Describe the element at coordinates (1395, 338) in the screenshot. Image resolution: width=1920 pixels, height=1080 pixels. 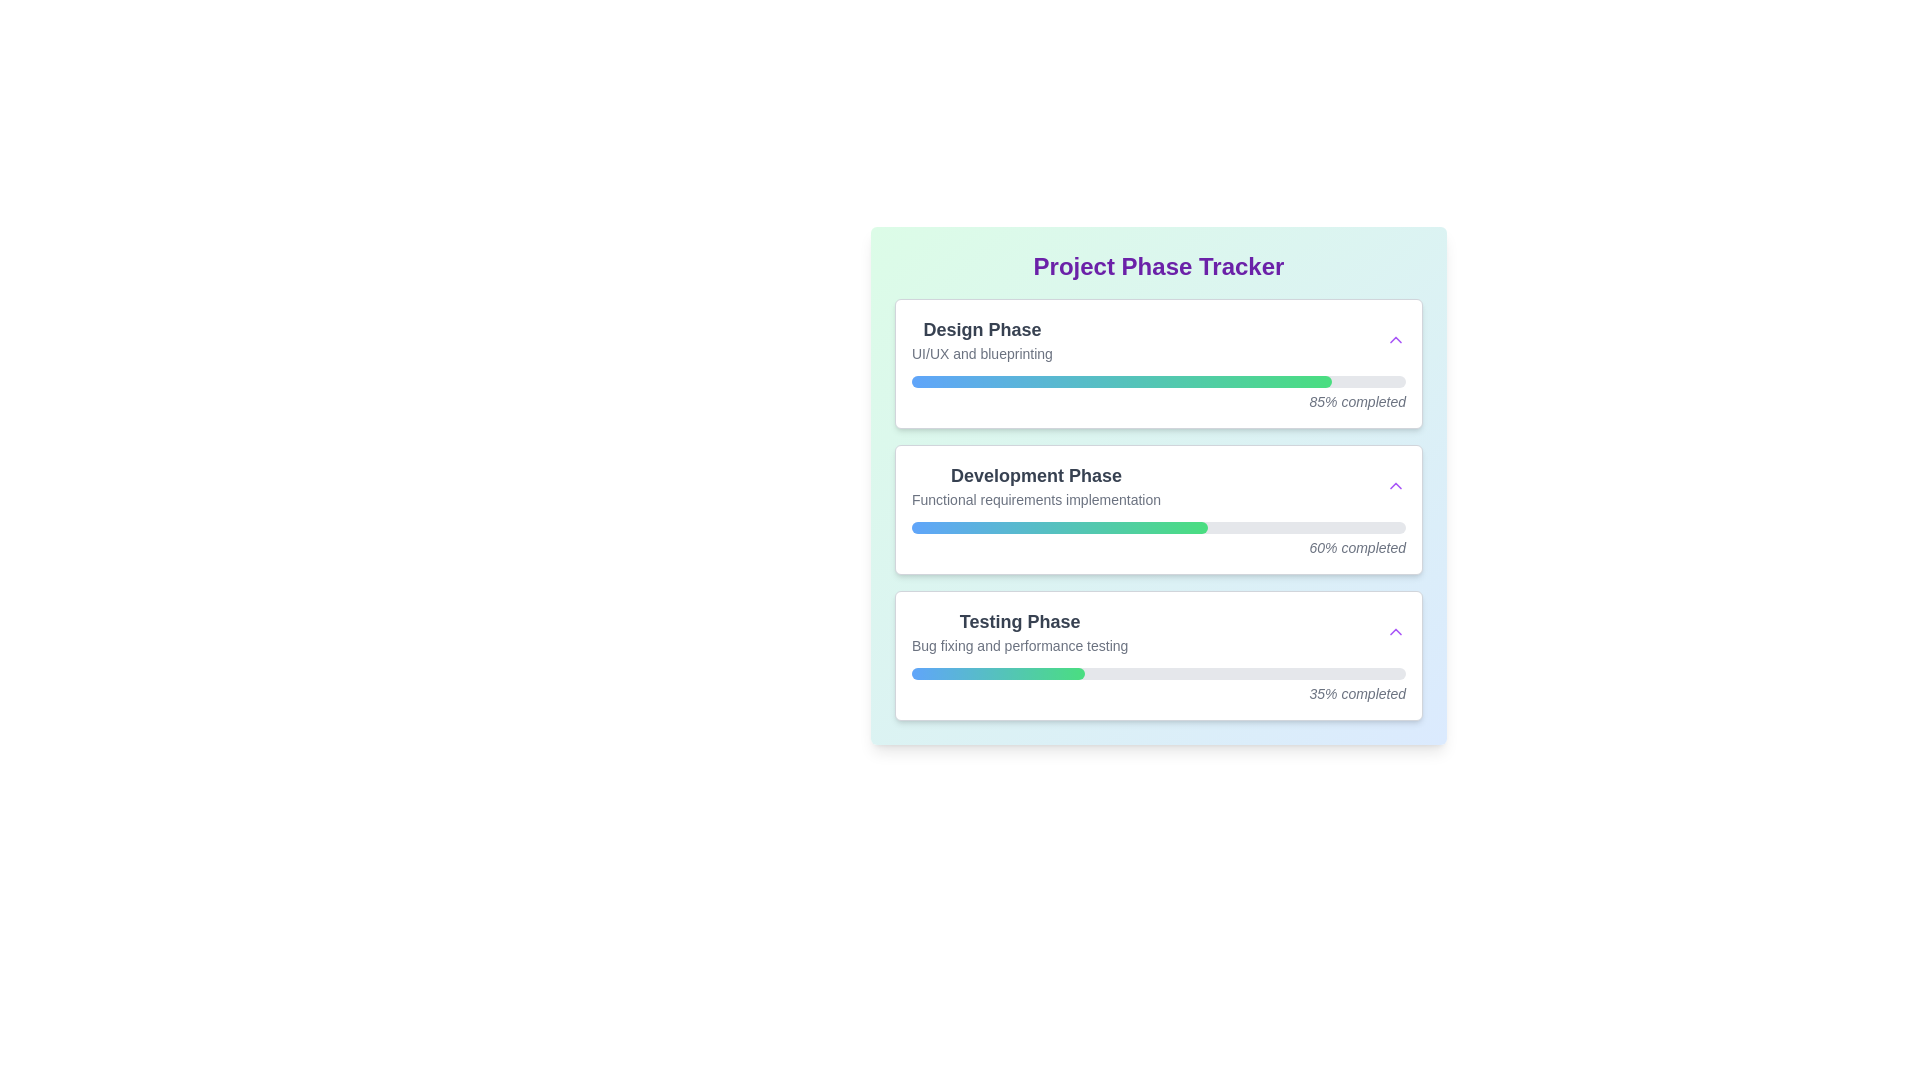
I see `the small chevron-up icon in purple located in the top-right corner of the 'Design Phase' card` at that location.